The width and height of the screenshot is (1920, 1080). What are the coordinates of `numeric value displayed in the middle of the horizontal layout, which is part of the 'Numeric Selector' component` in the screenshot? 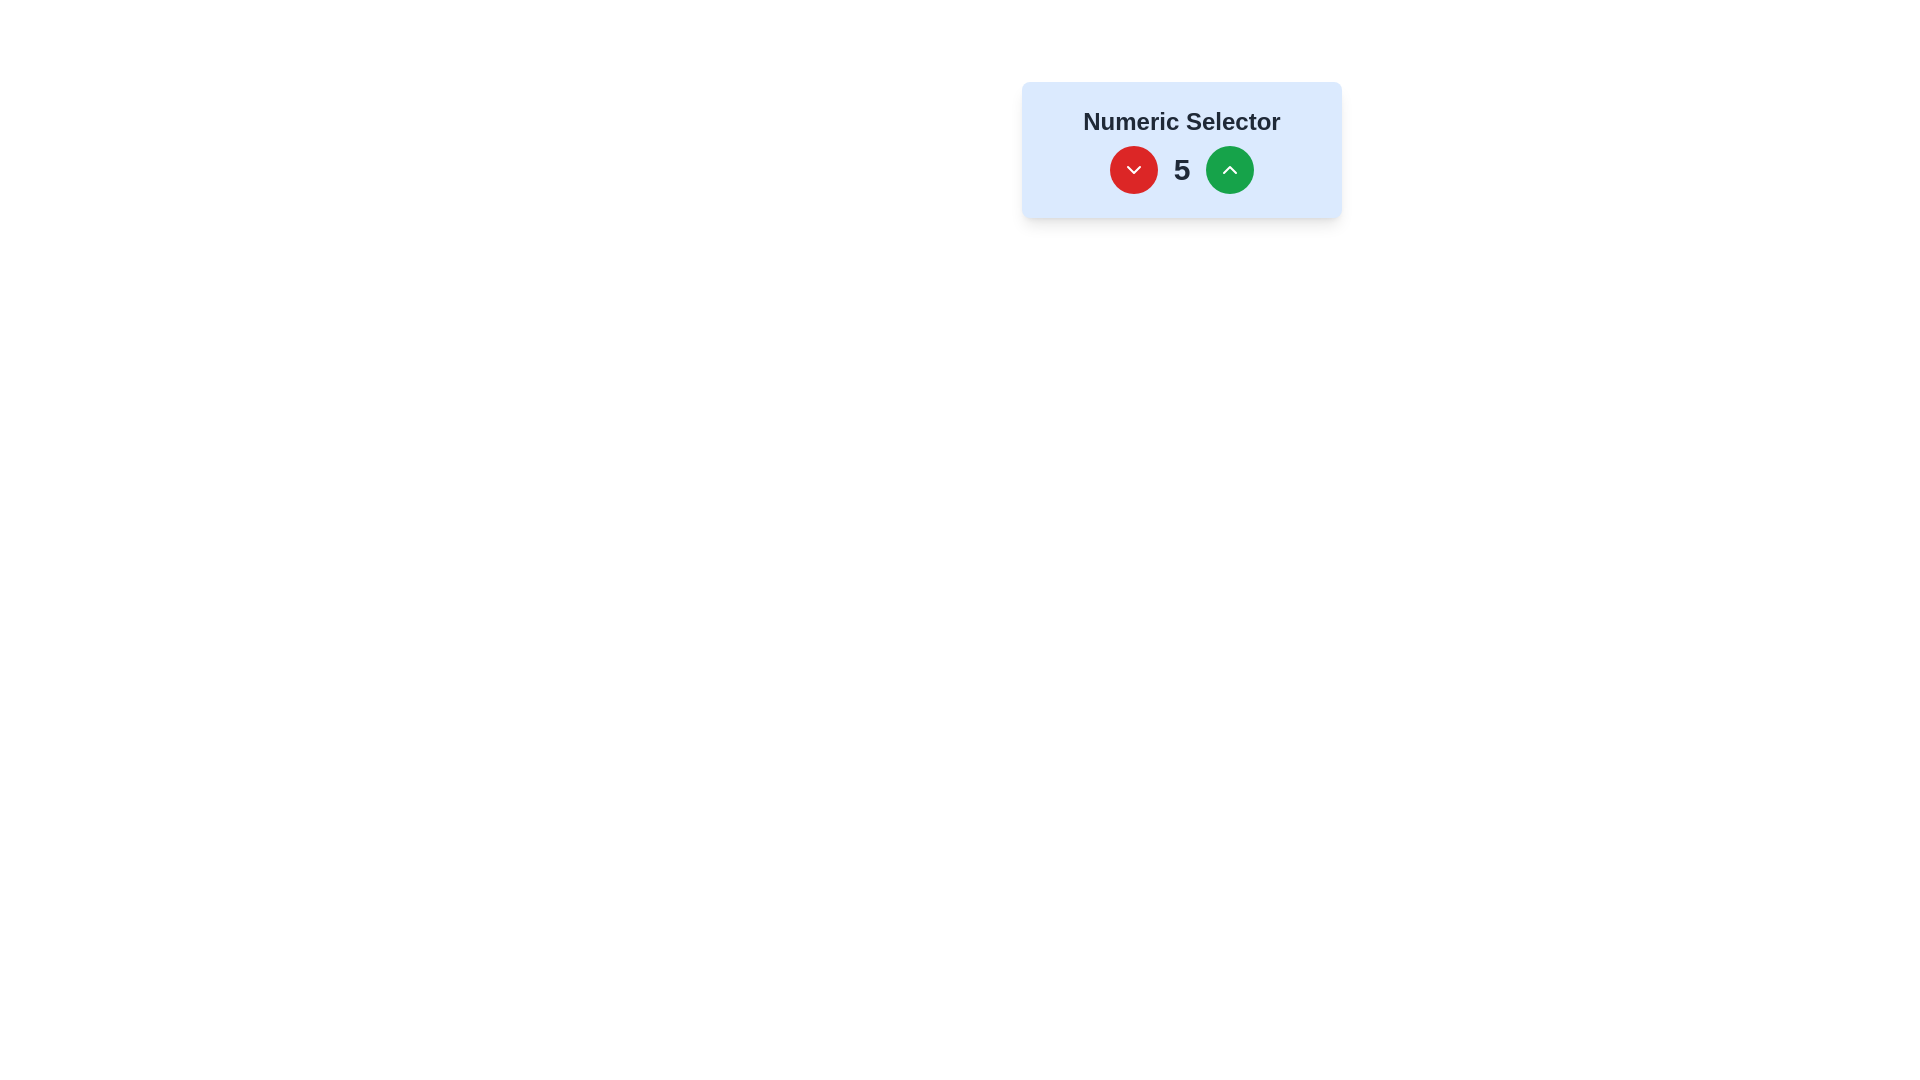 It's located at (1181, 168).